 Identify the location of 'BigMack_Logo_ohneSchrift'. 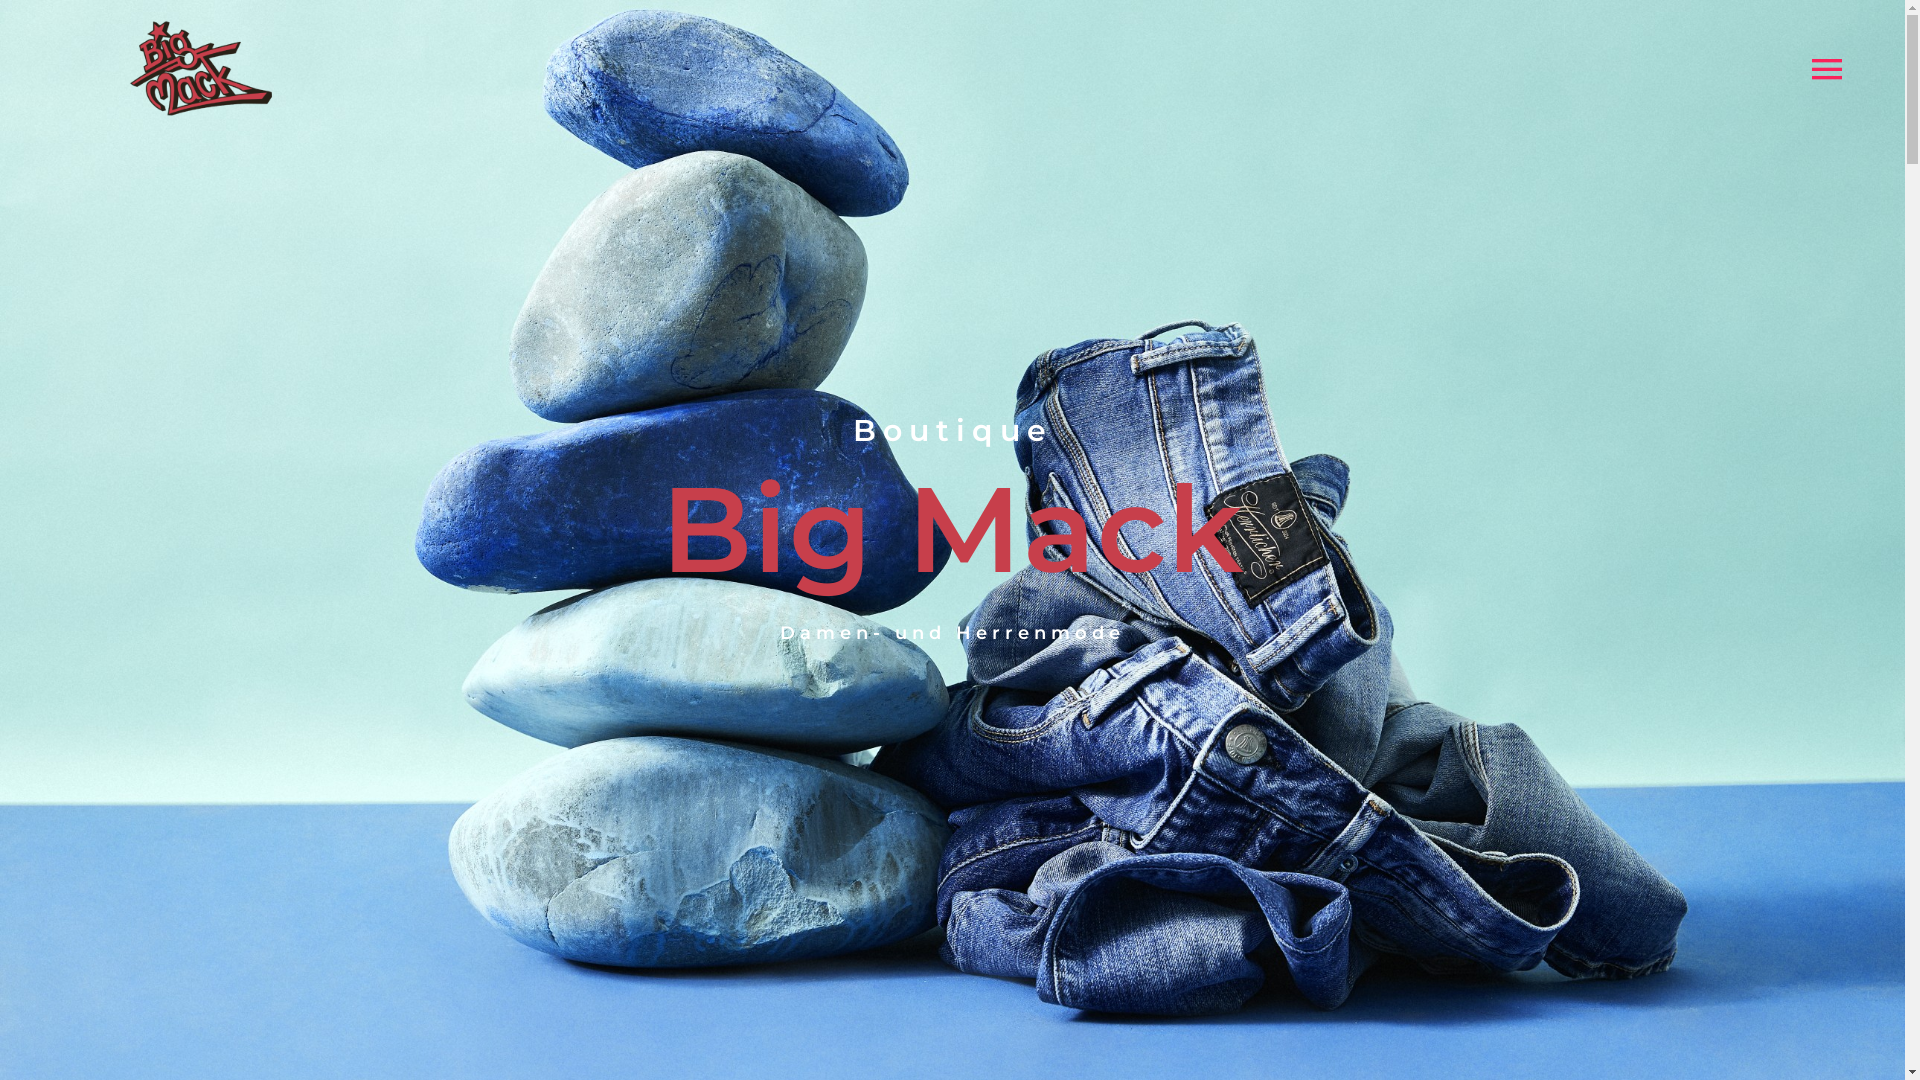
(125, 67).